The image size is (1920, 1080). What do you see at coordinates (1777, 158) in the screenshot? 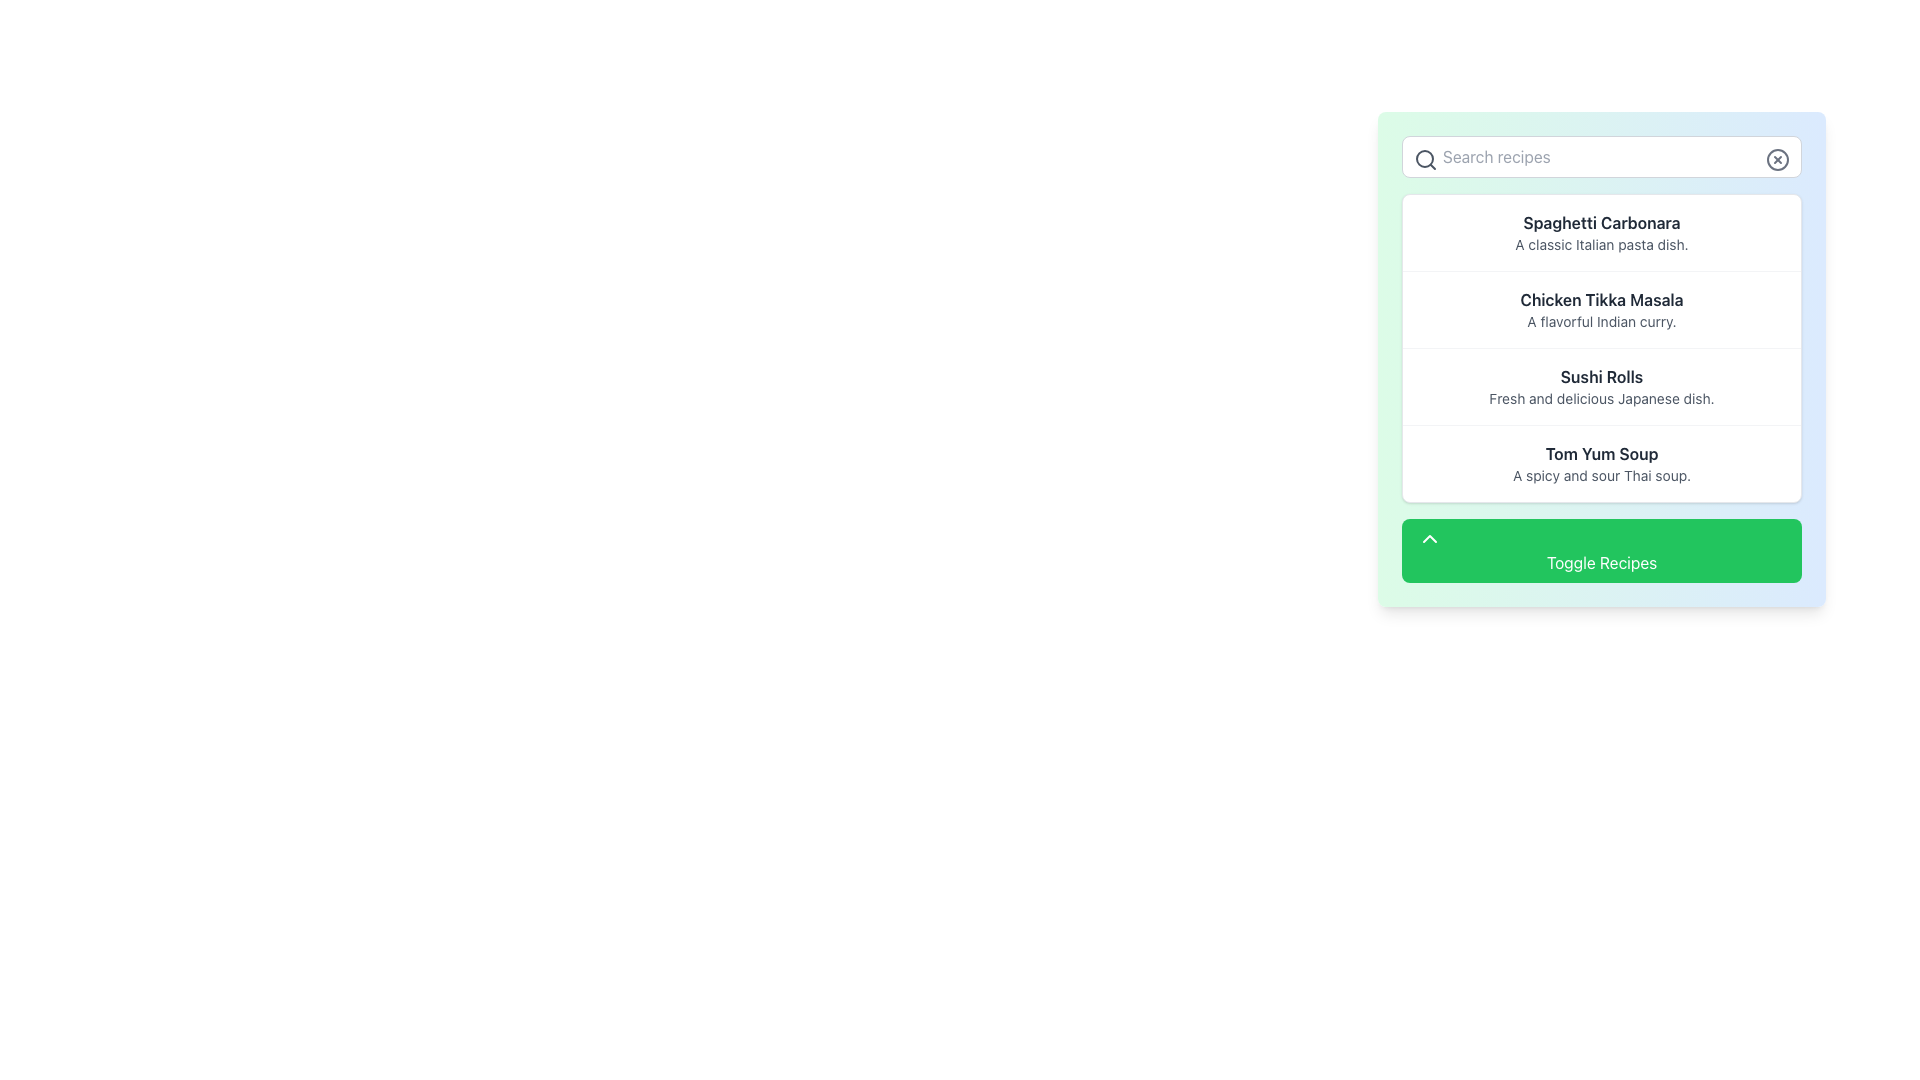
I see `the visual representation of the circular SVG icon with a cross mark, located at the top-right corner of the search box interface` at bounding box center [1777, 158].